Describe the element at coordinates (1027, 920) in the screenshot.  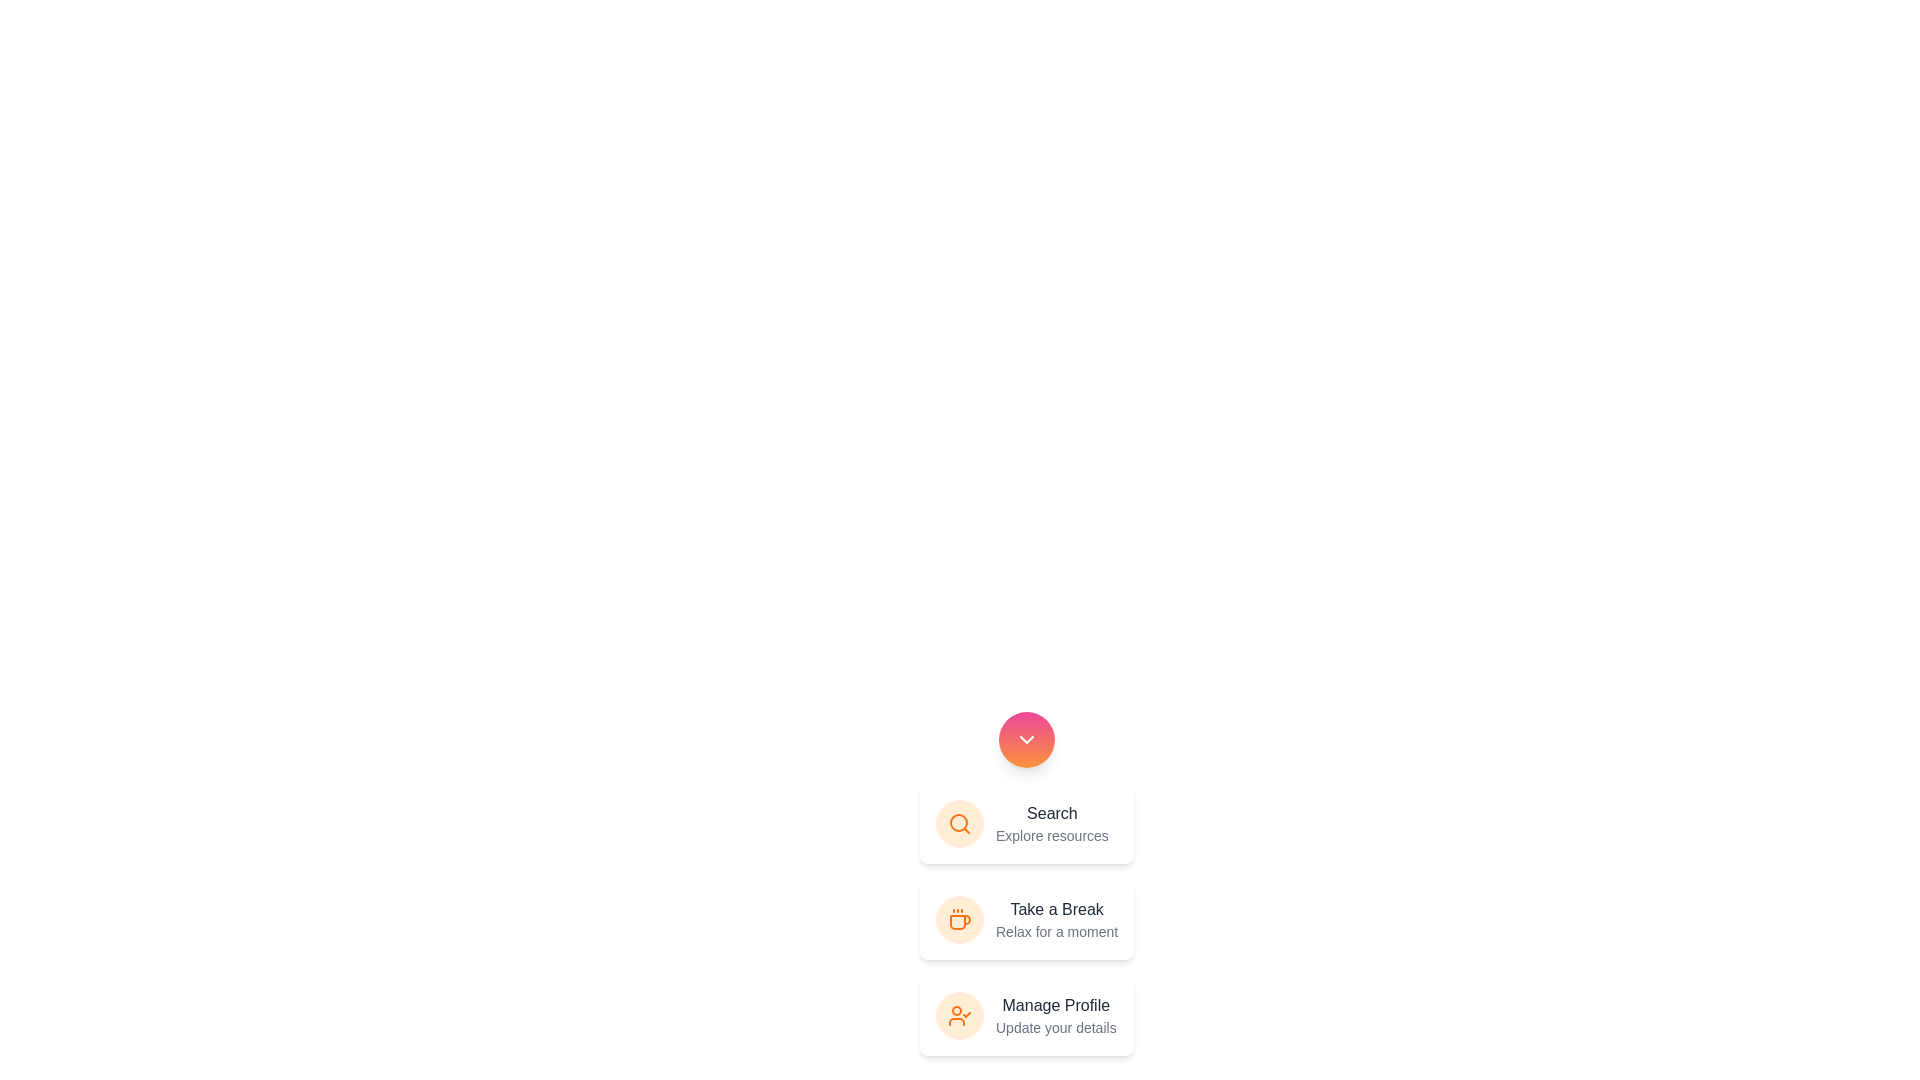
I see `the 'Take a Break' option in the menu` at that location.